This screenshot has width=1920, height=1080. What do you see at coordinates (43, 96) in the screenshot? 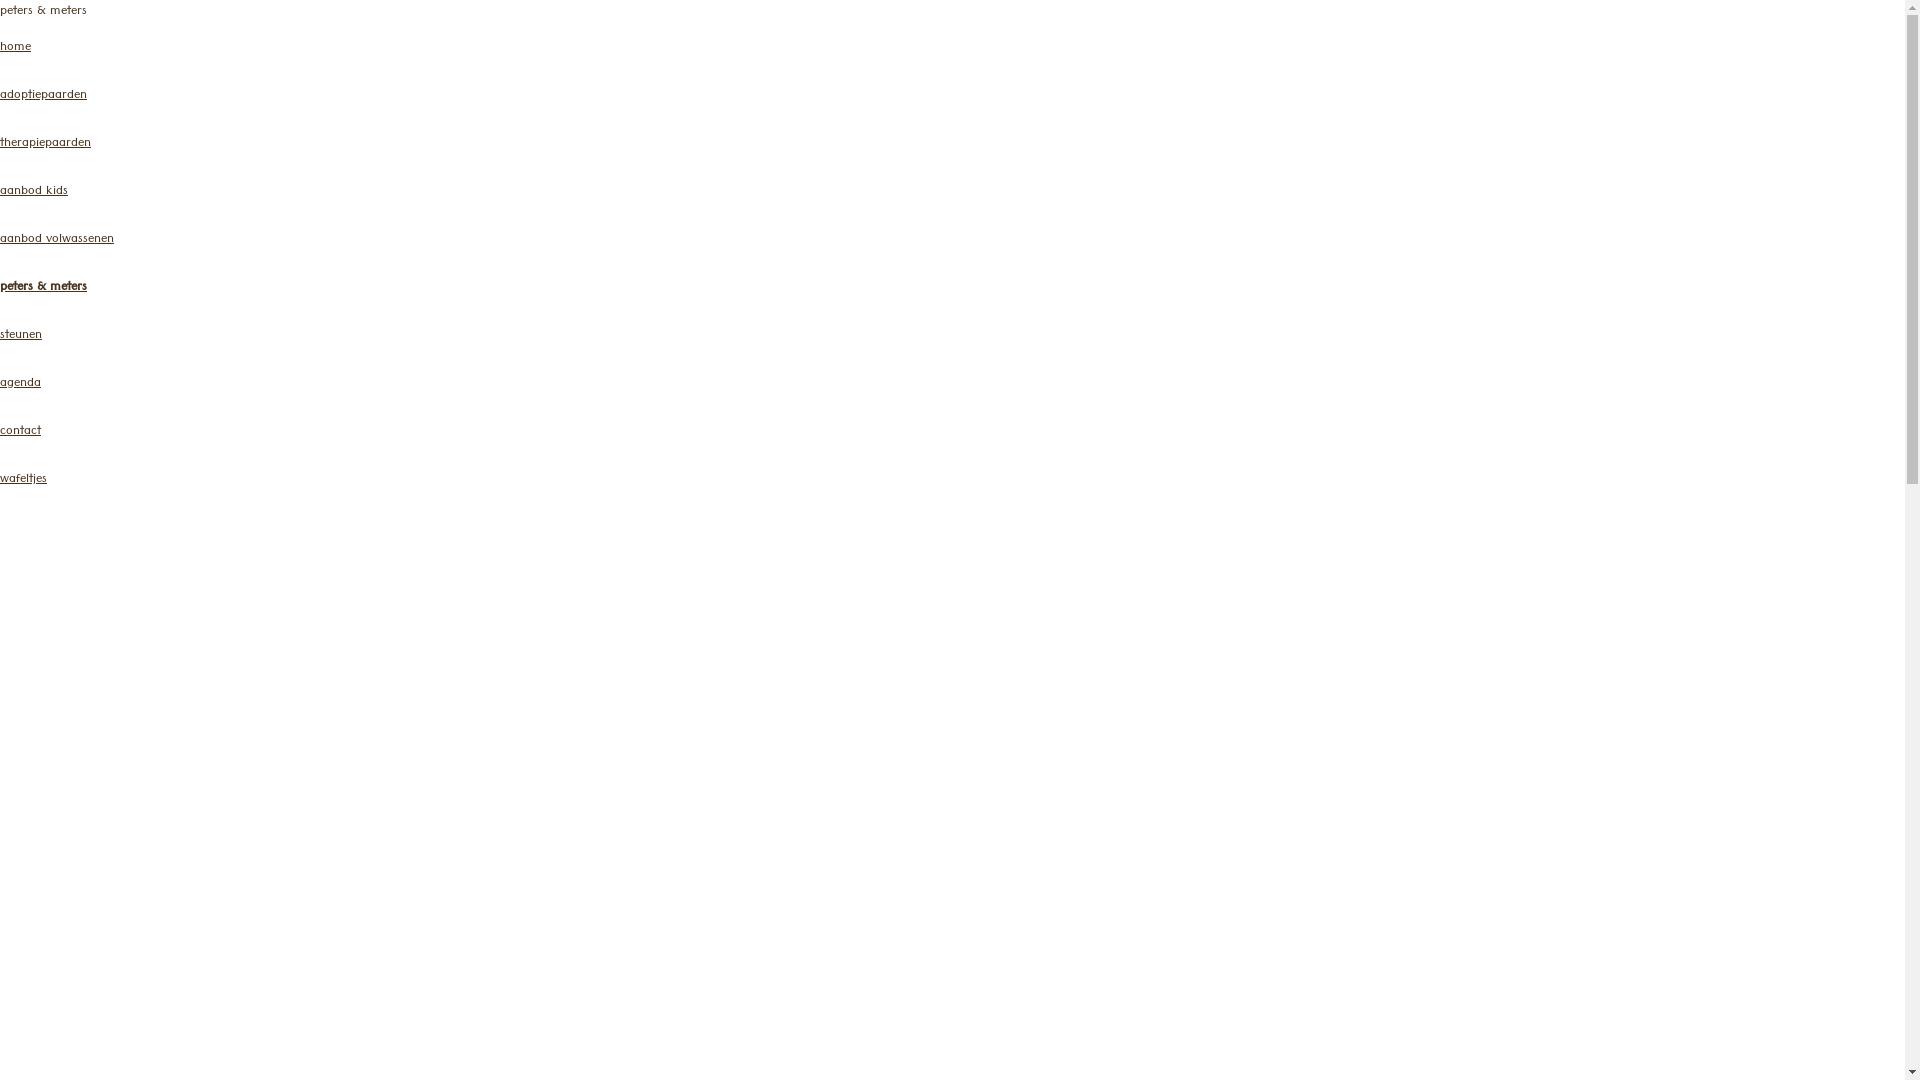
I see `'adoptiepaarden'` at bounding box center [43, 96].